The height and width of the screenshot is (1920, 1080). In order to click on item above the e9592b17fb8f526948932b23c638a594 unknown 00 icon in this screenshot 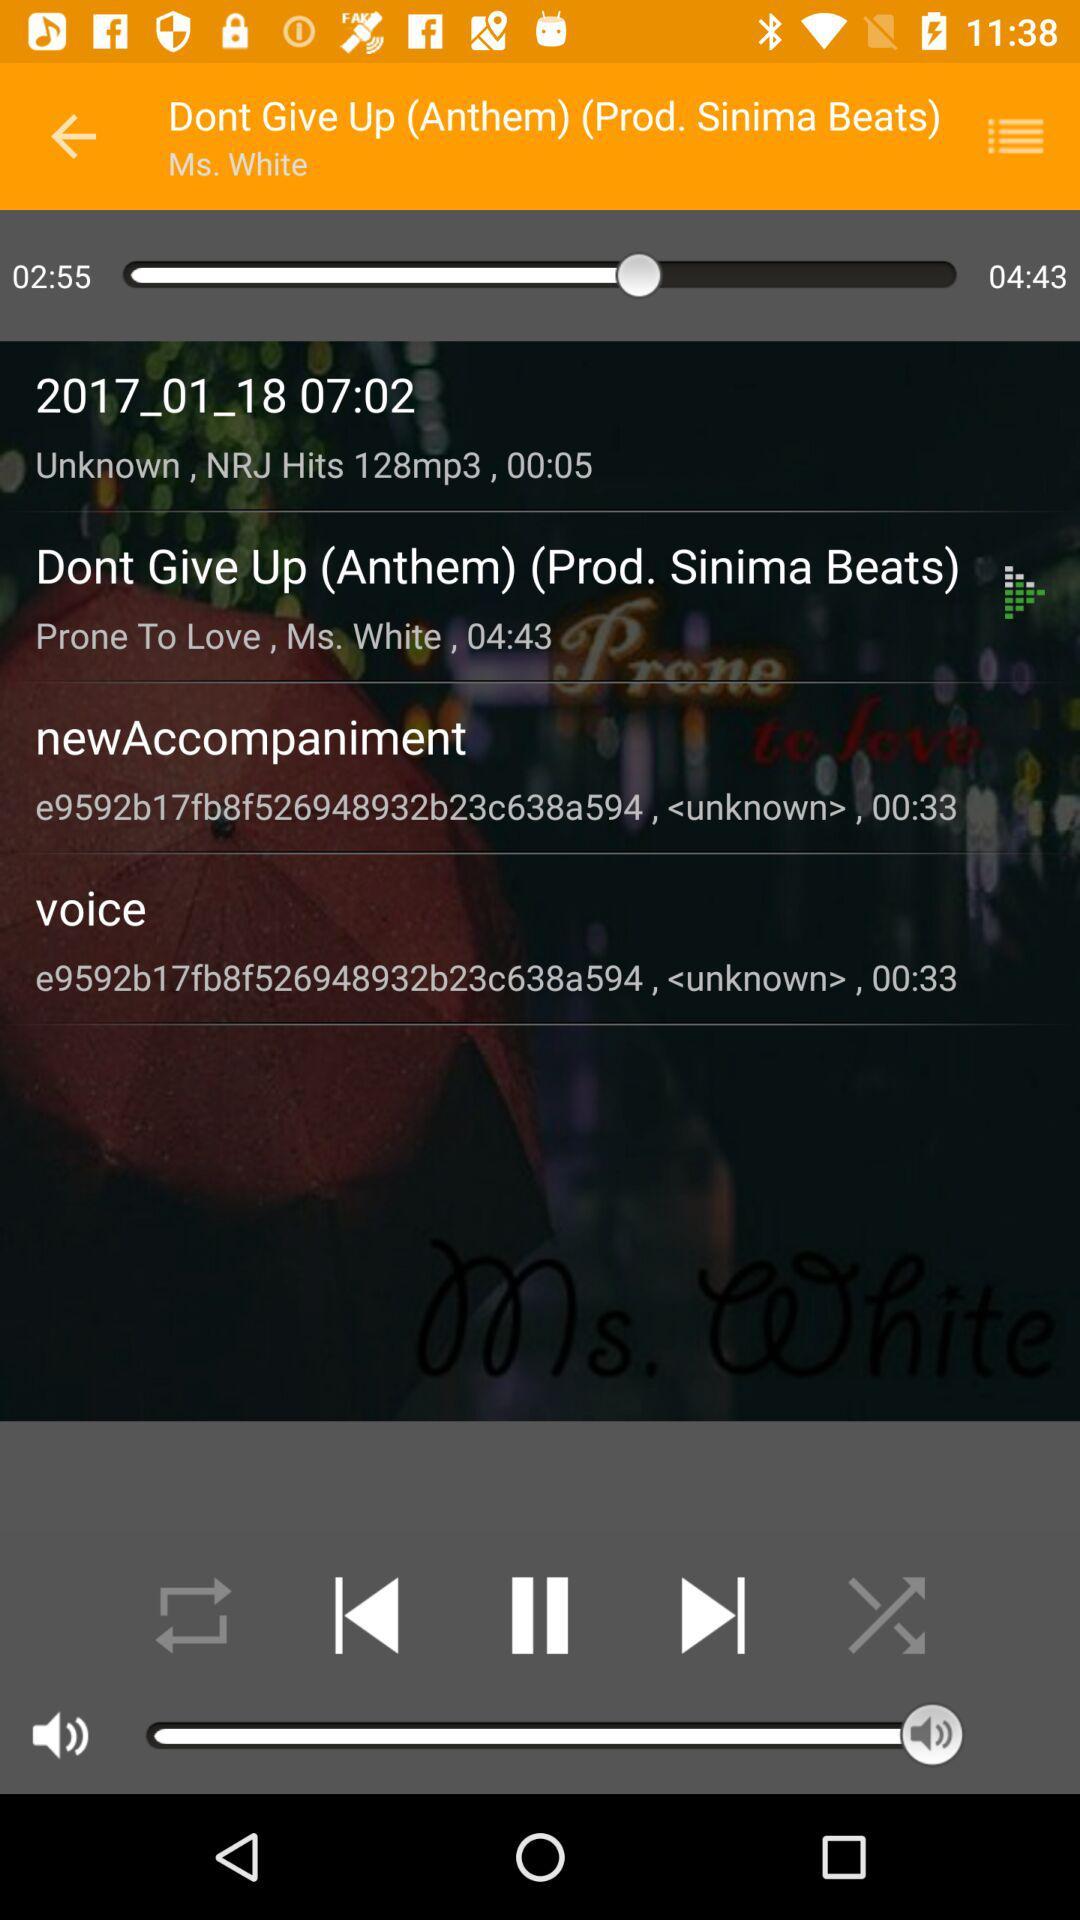, I will do `click(540, 906)`.